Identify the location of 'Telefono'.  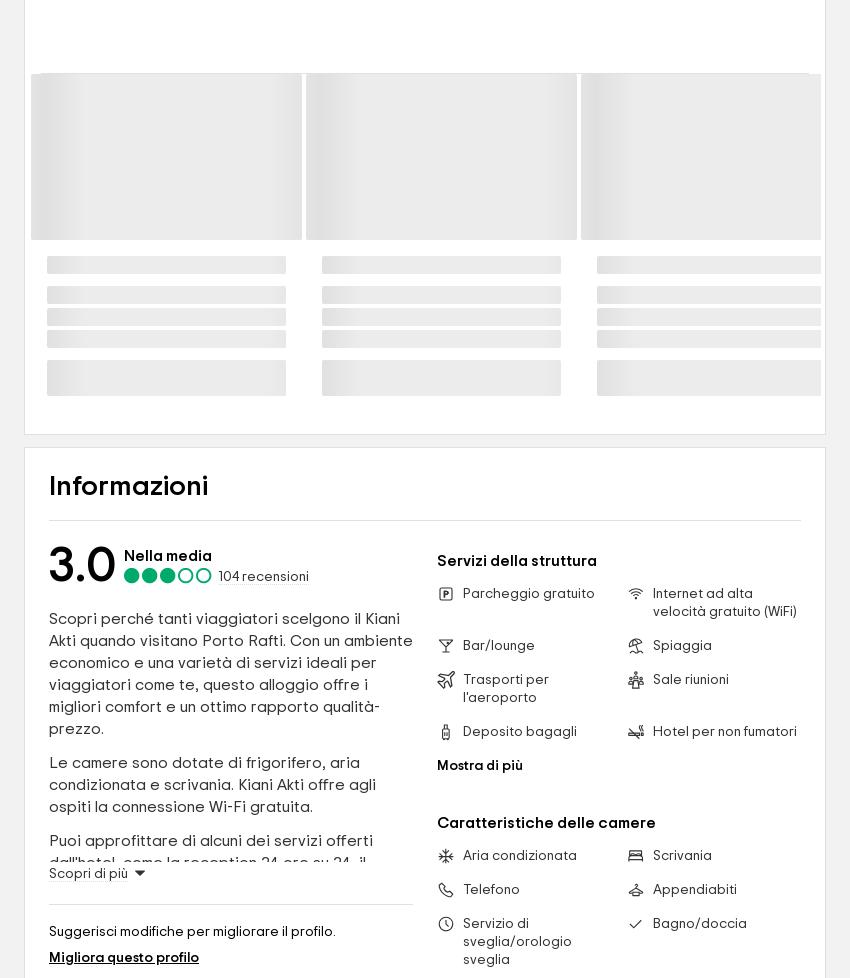
(491, 888).